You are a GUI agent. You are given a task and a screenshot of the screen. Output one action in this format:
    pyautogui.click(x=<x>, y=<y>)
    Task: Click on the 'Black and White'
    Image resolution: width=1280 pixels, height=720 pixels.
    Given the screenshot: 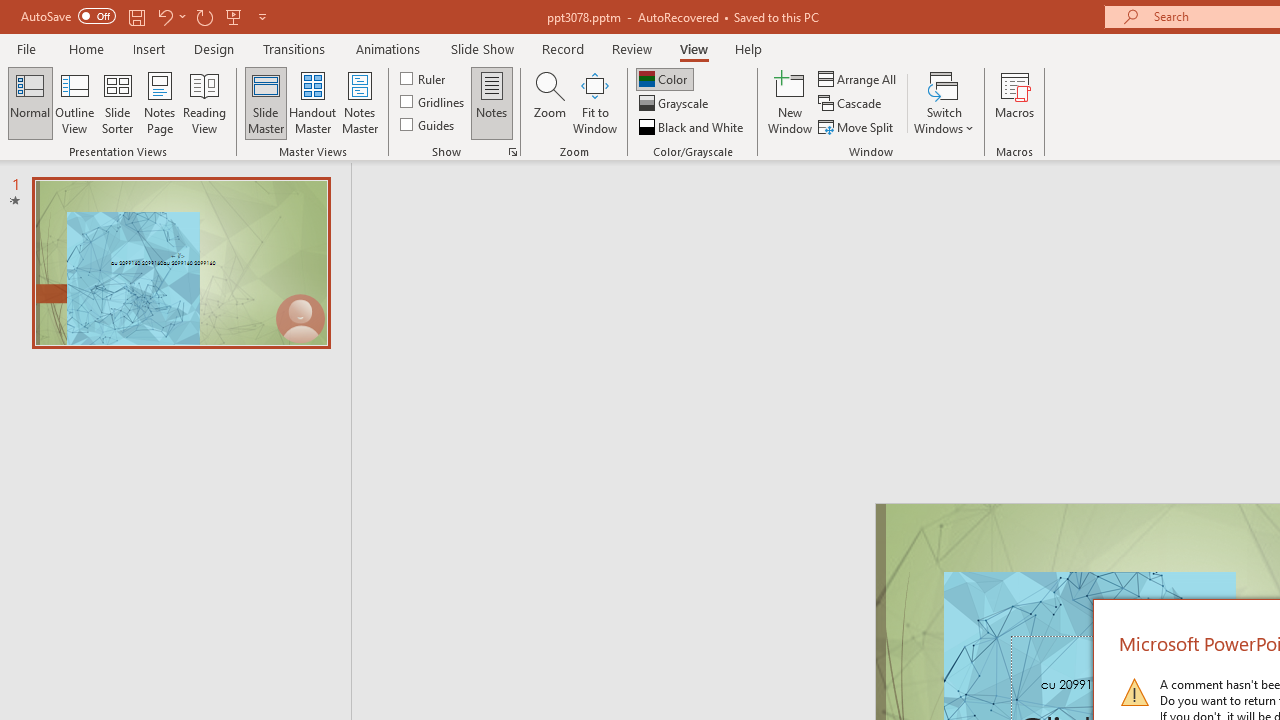 What is the action you would take?
    pyautogui.click(x=693, y=127)
    